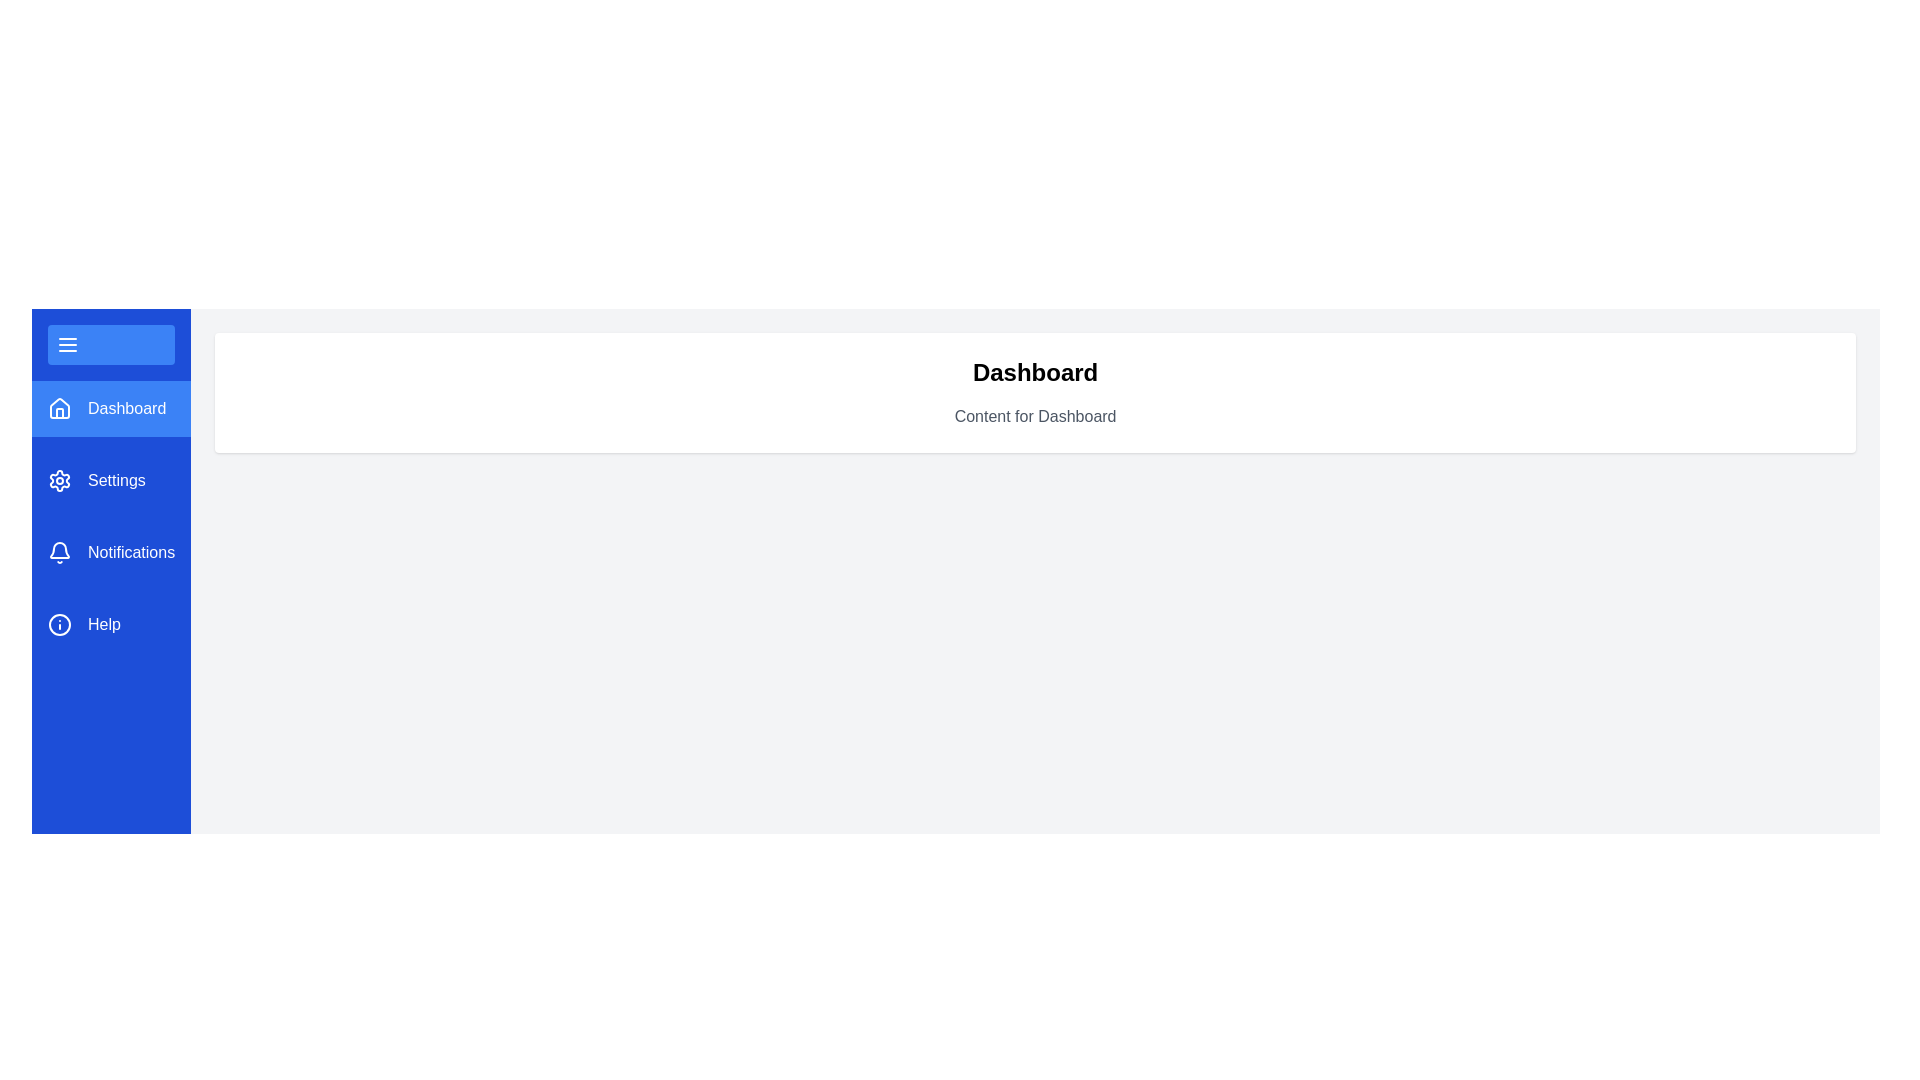 Image resolution: width=1920 pixels, height=1080 pixels. What do you see at coordinates (59, 407) in the screenshot?
I see `the house-shaped icon in the sidebar menu` at bounding box center [59, 407].